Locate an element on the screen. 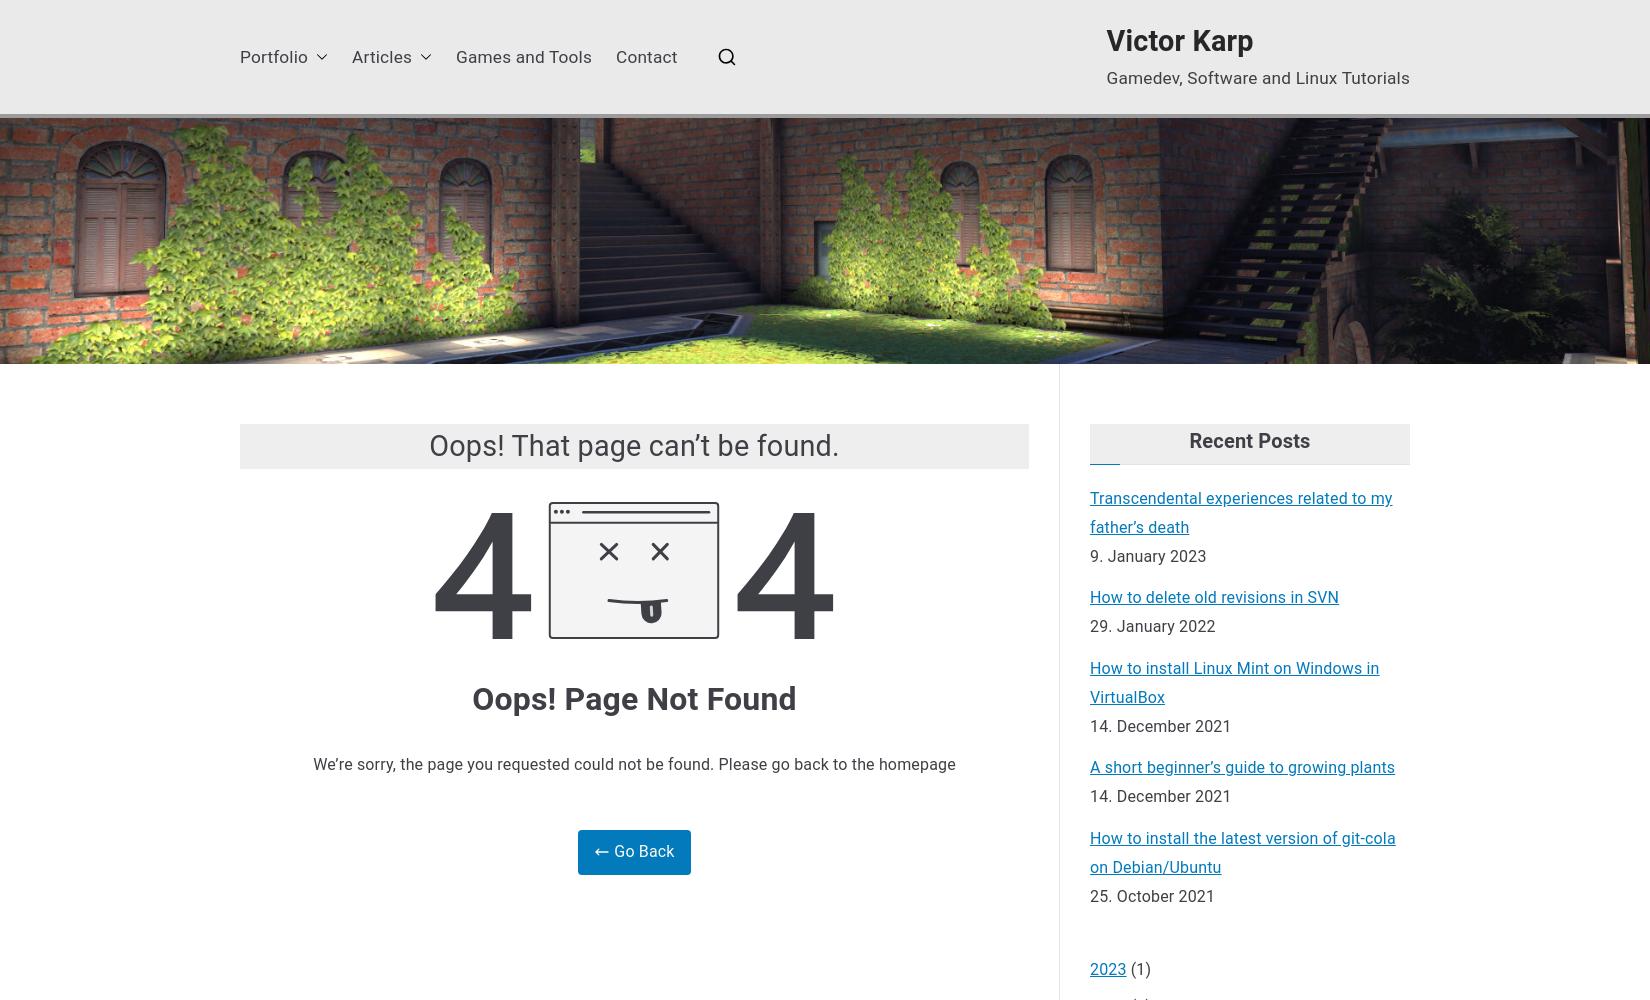  'Articles' is located at coordinates (381, 56).